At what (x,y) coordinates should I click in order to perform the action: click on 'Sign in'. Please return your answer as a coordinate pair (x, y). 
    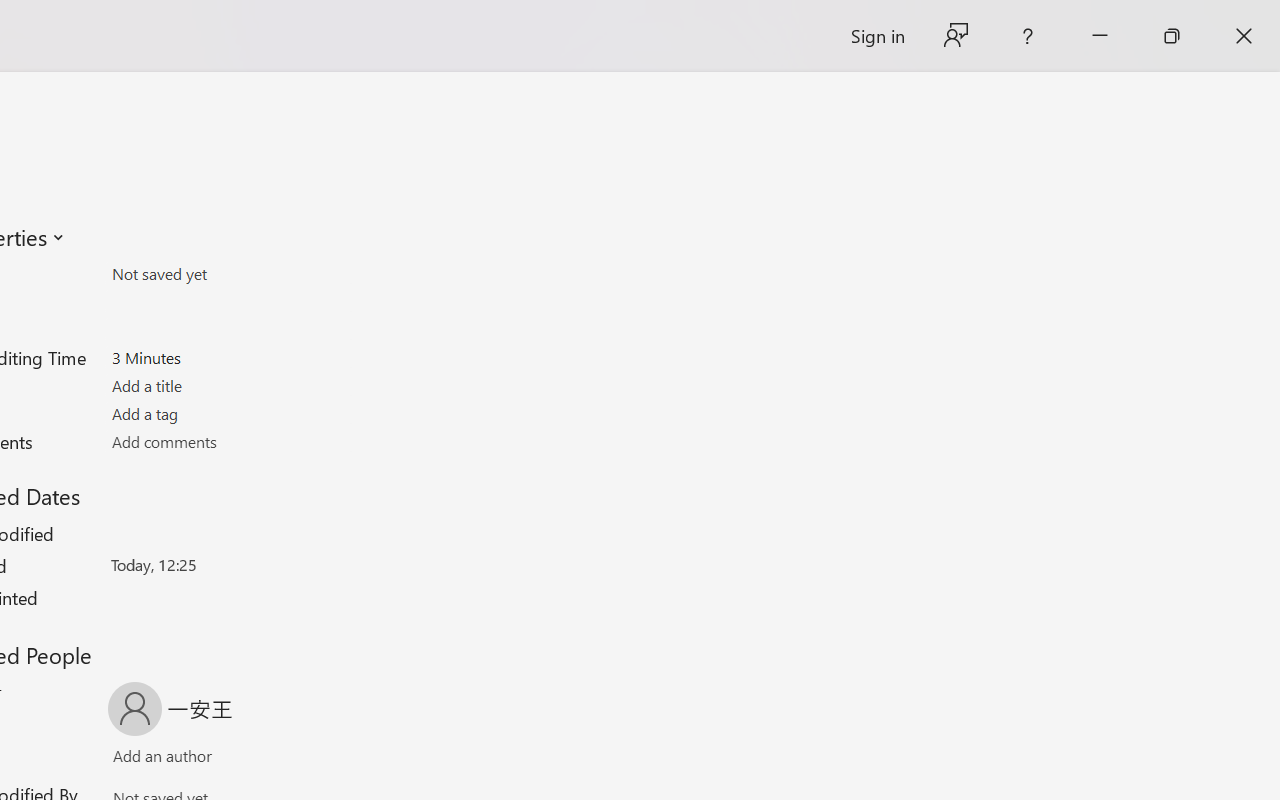
    Looking at the image, I should click on (876, 34).